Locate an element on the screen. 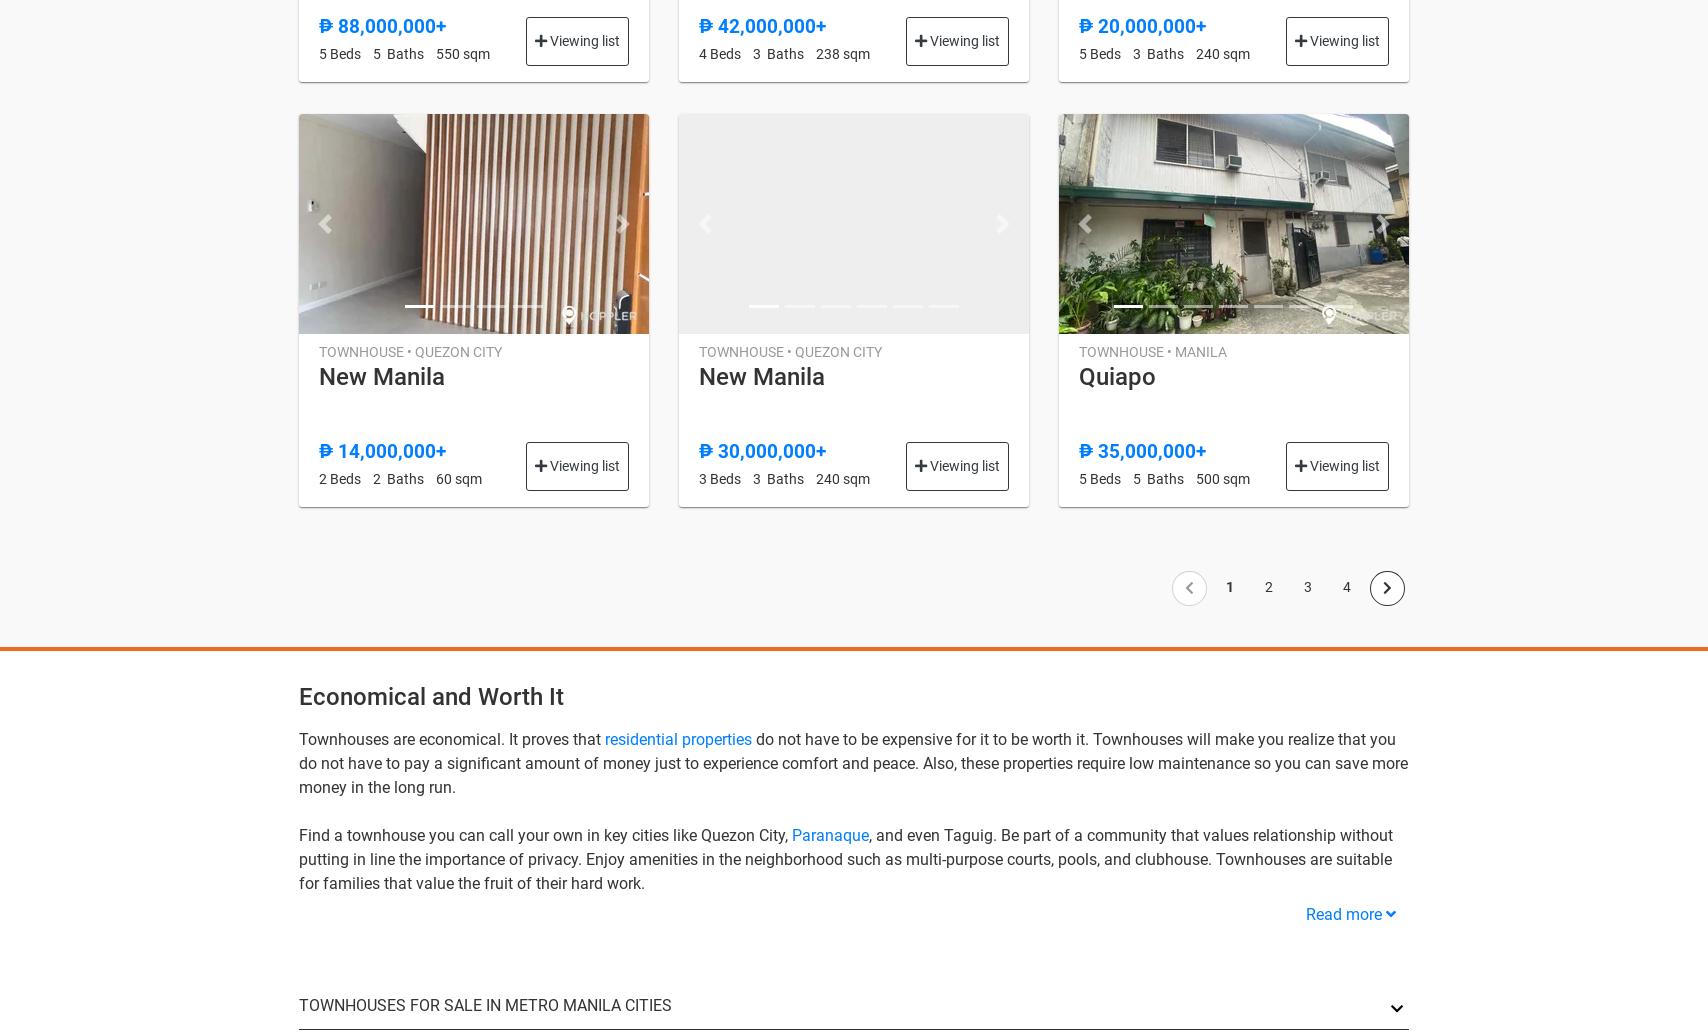  'Economical and Worth It' is located at coordinates (431, 695).